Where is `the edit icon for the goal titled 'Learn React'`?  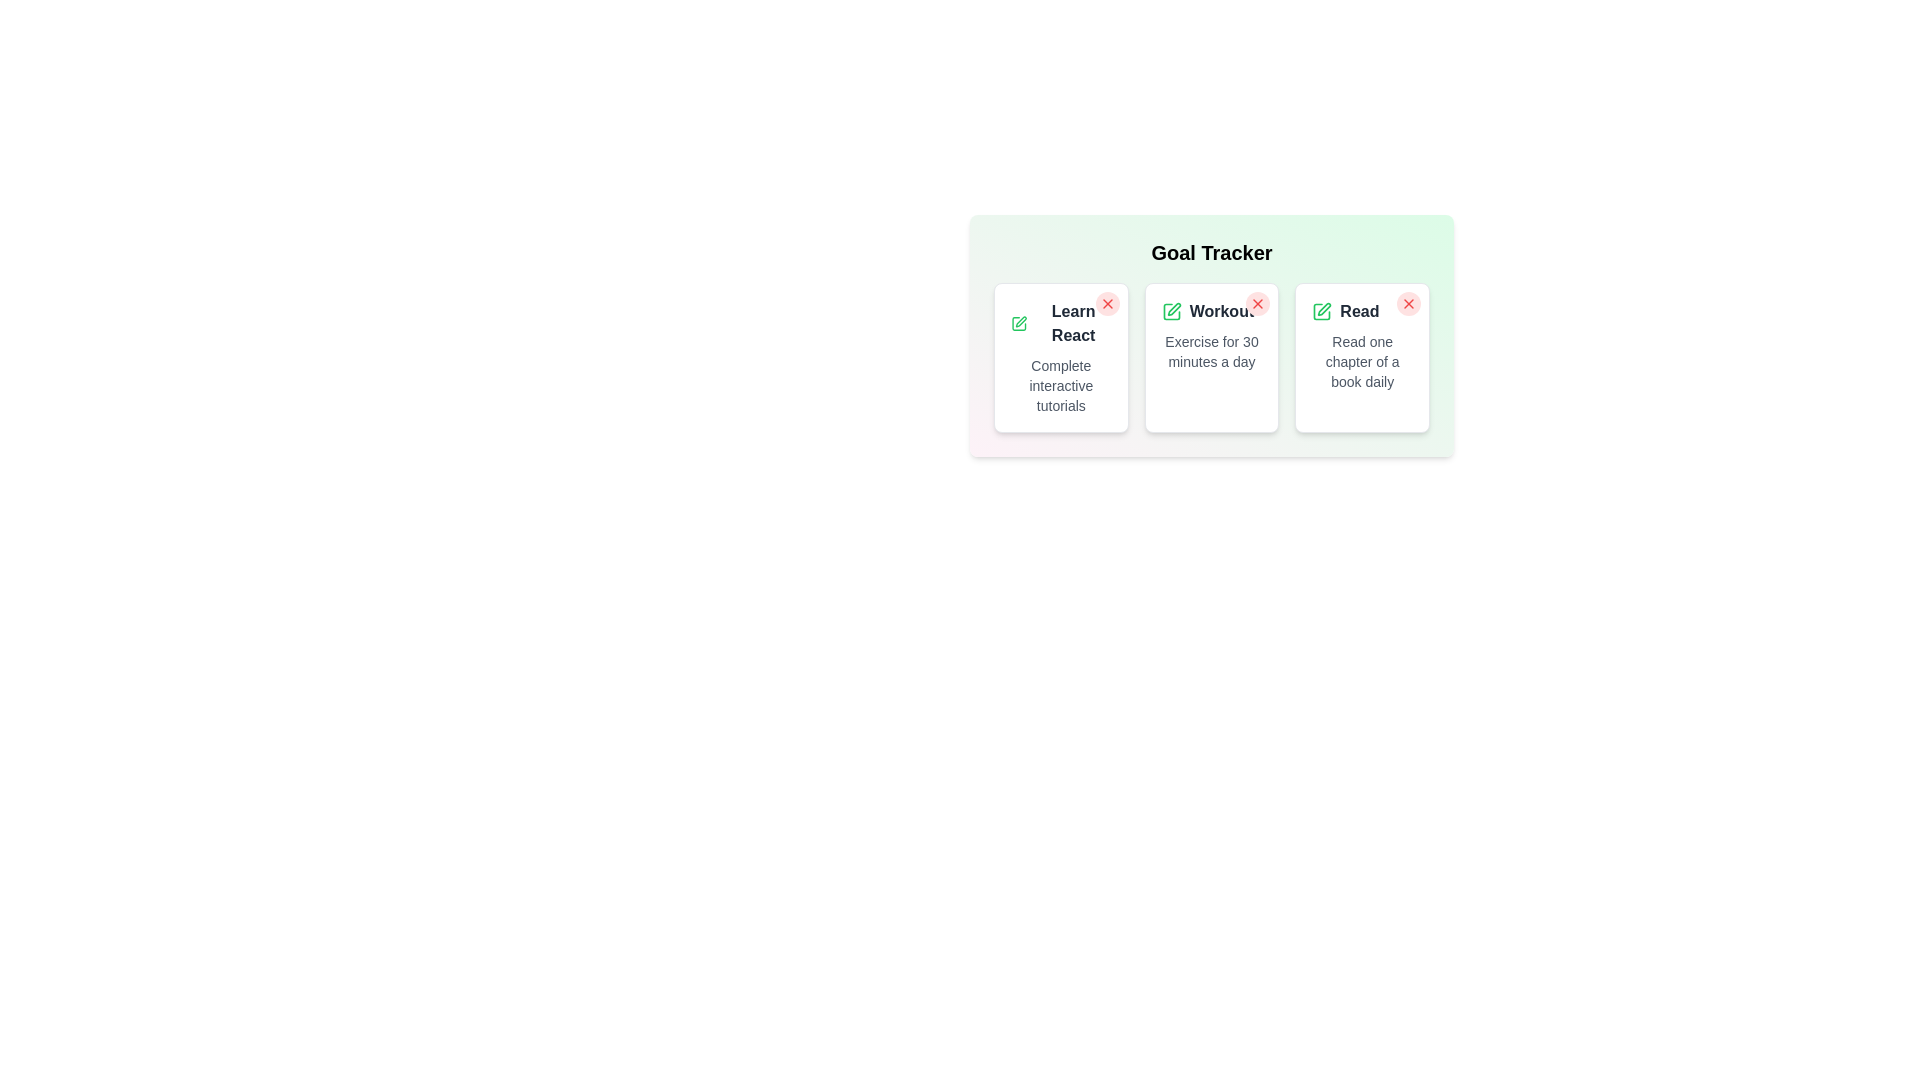 the edit icon for the goal titled 'Learn React' is located at coordinates (1018, 323).